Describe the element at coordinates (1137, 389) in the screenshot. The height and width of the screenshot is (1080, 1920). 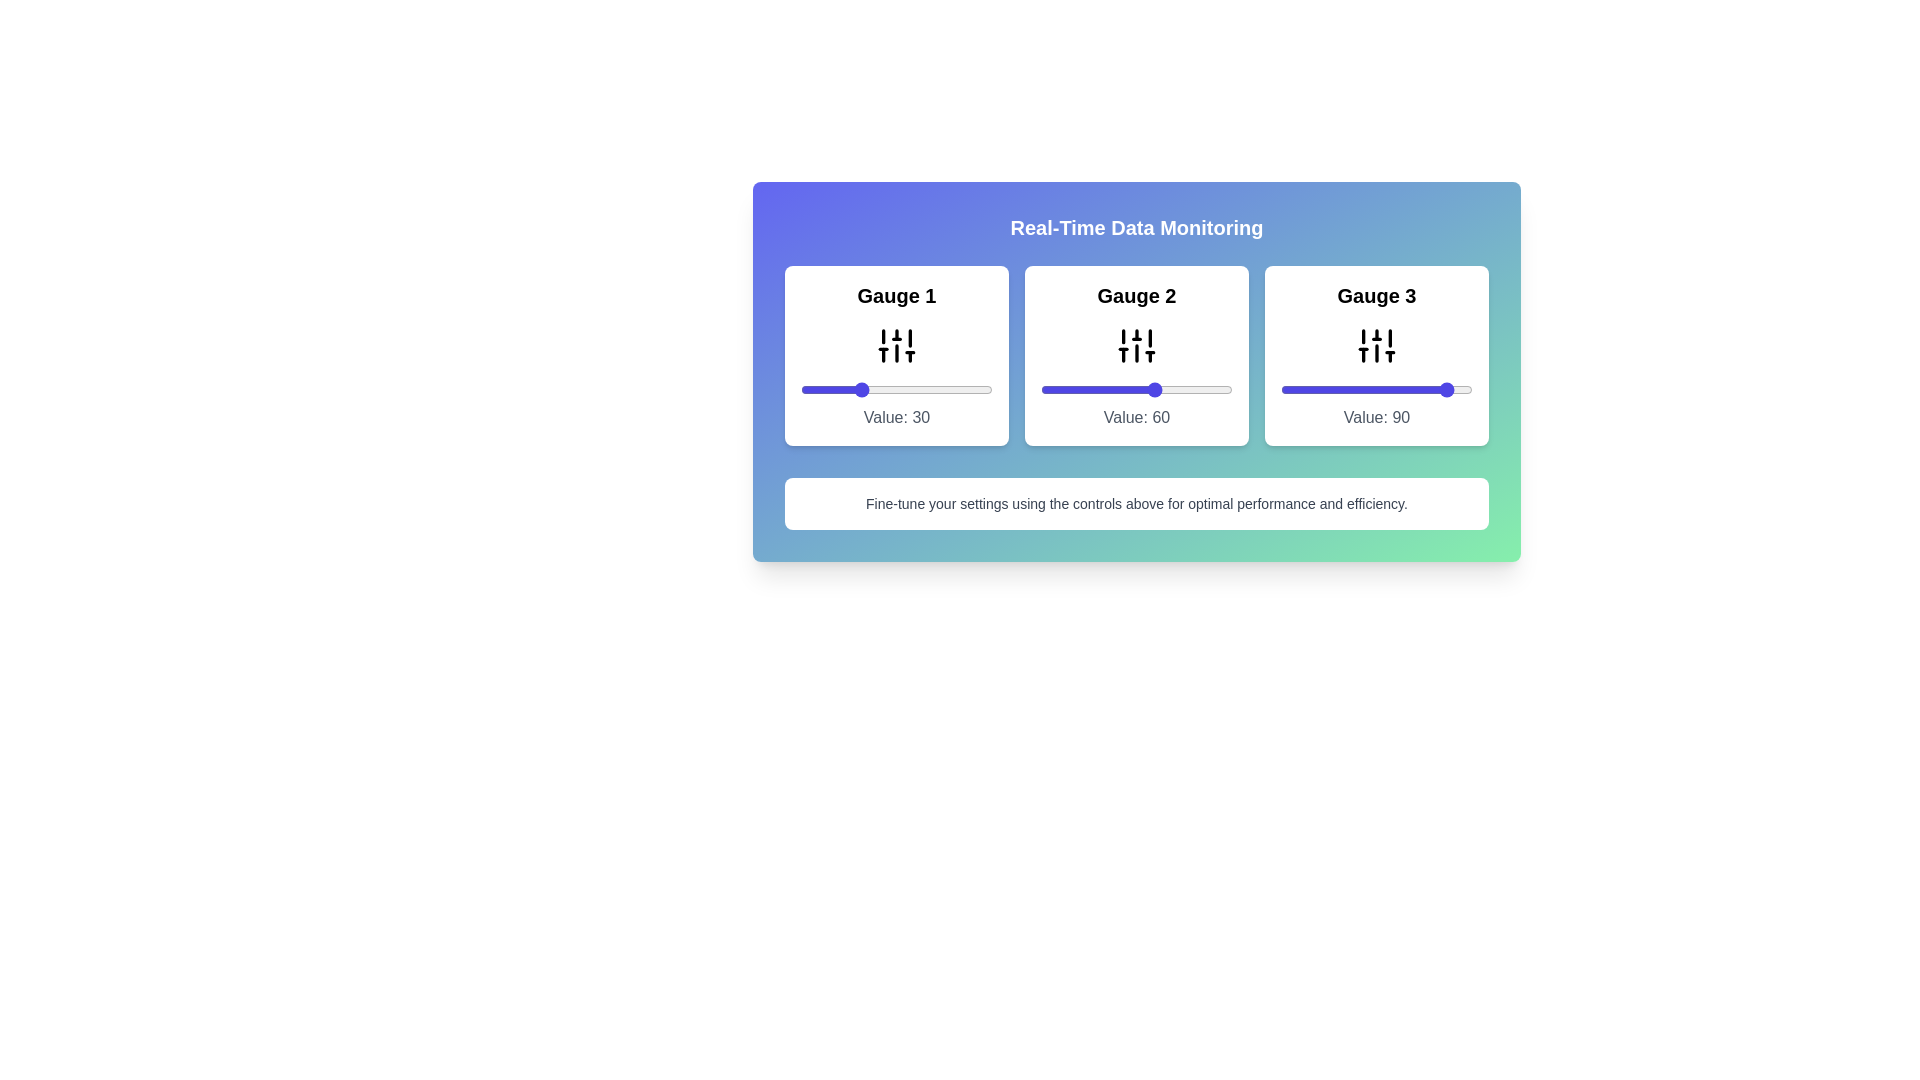
I see `the slider` at that location.